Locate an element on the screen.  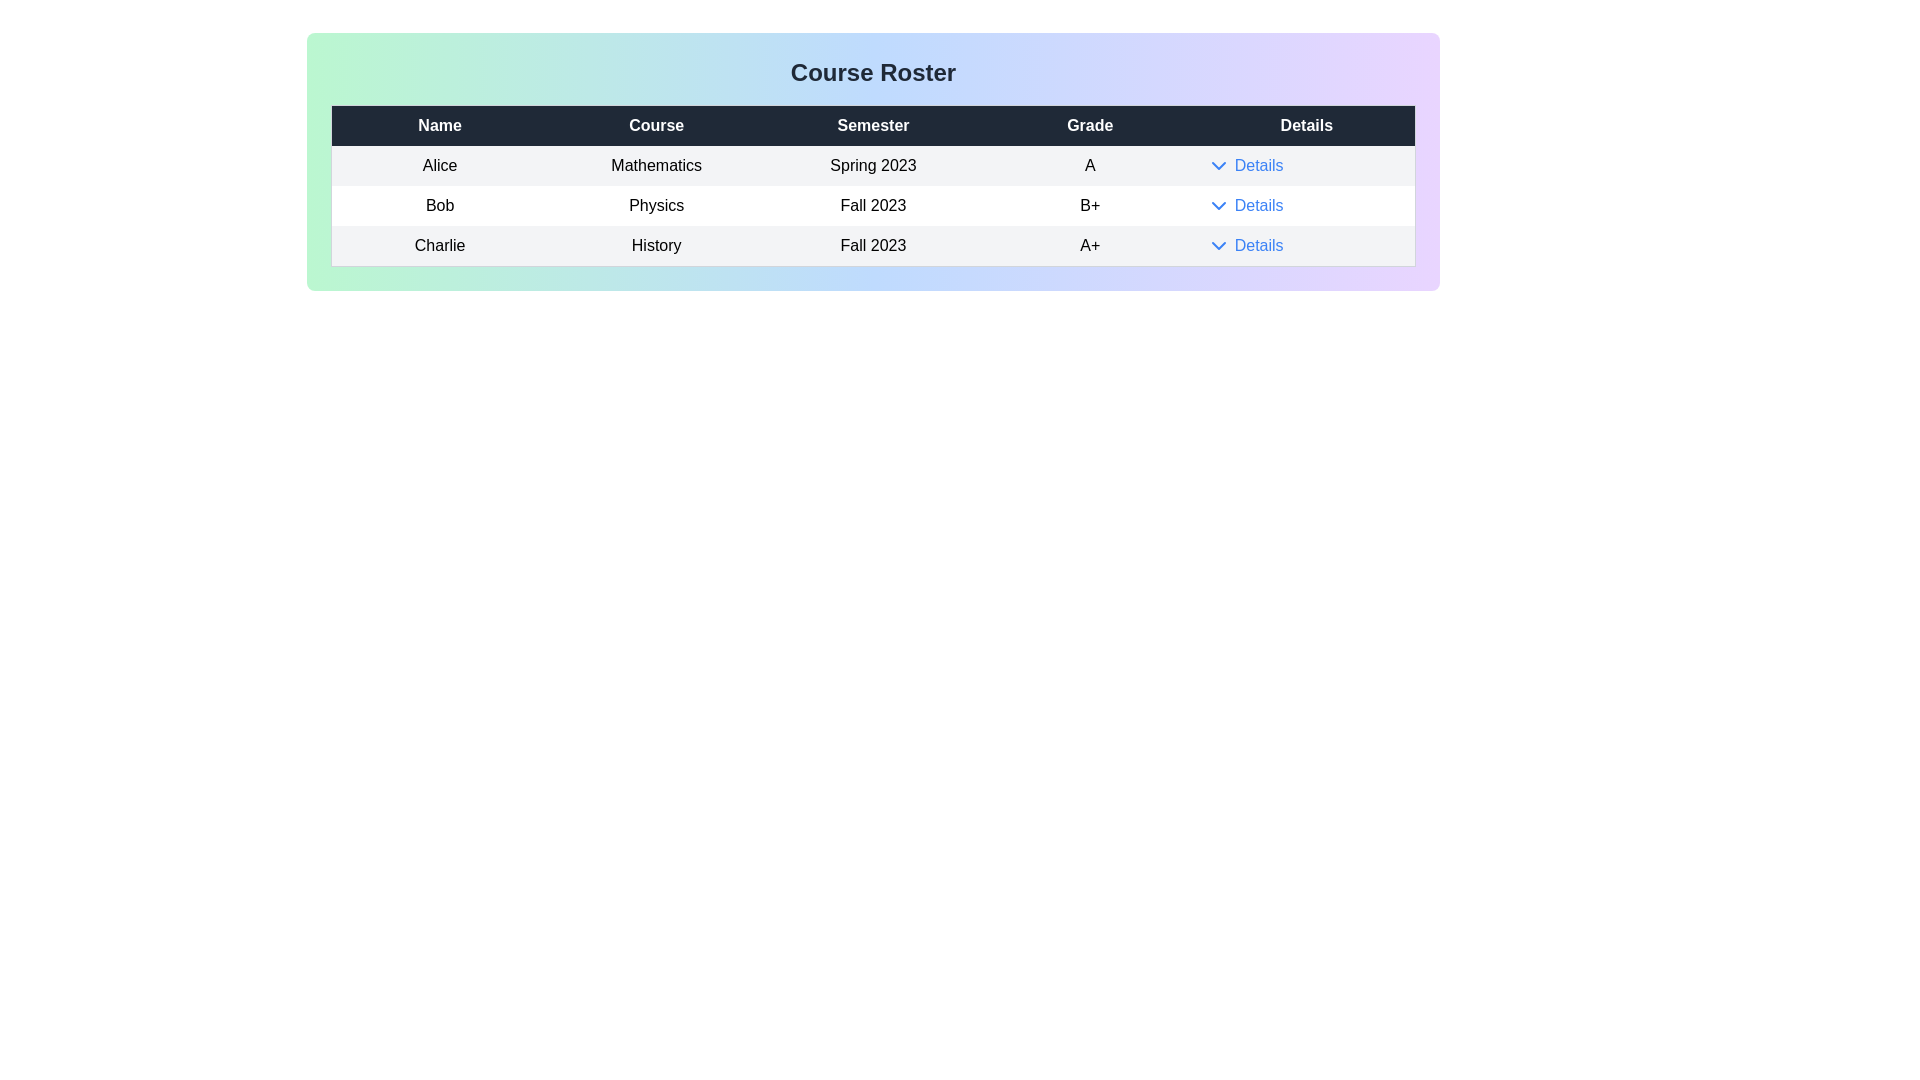
the text label displaying 'History' in bold black font, located in the second column of the third row under the 'Course' header in a light gray background is located at coordinates (656, 245).